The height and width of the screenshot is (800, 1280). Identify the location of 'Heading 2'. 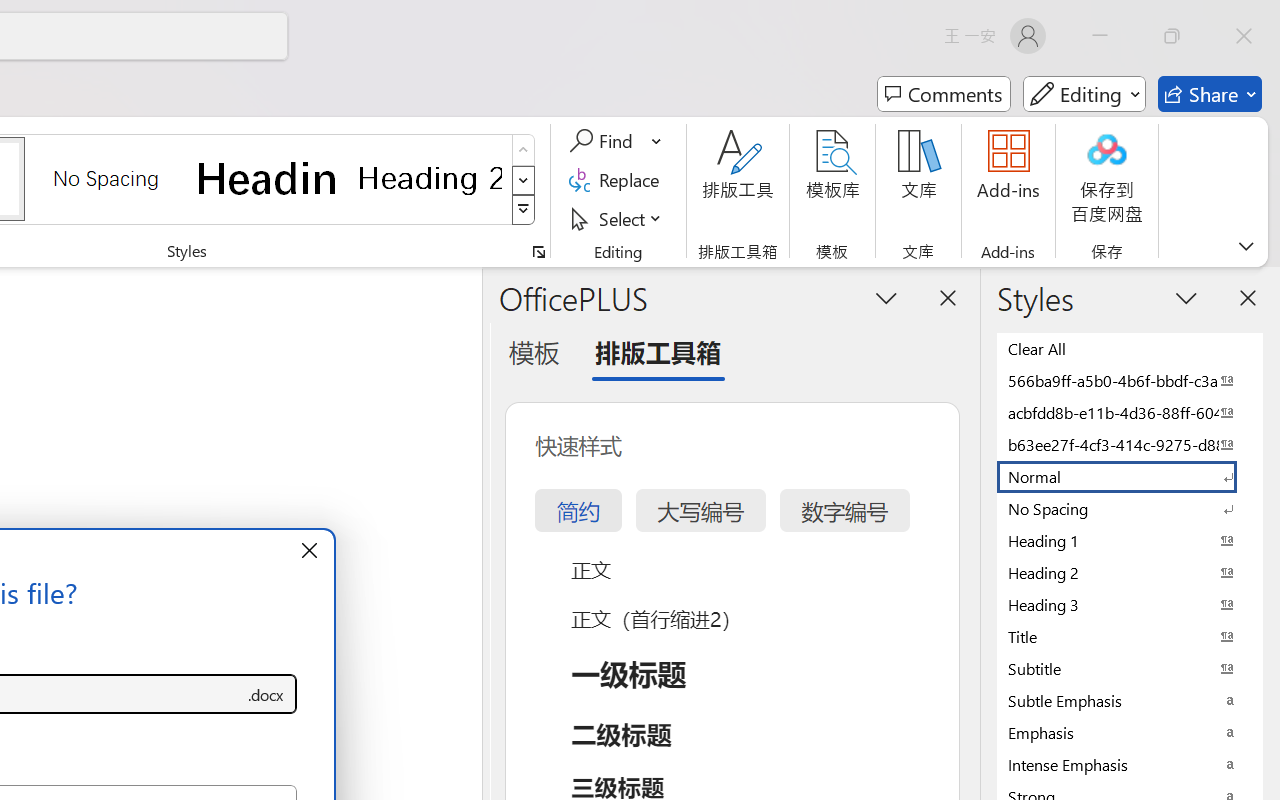
(429, 177).